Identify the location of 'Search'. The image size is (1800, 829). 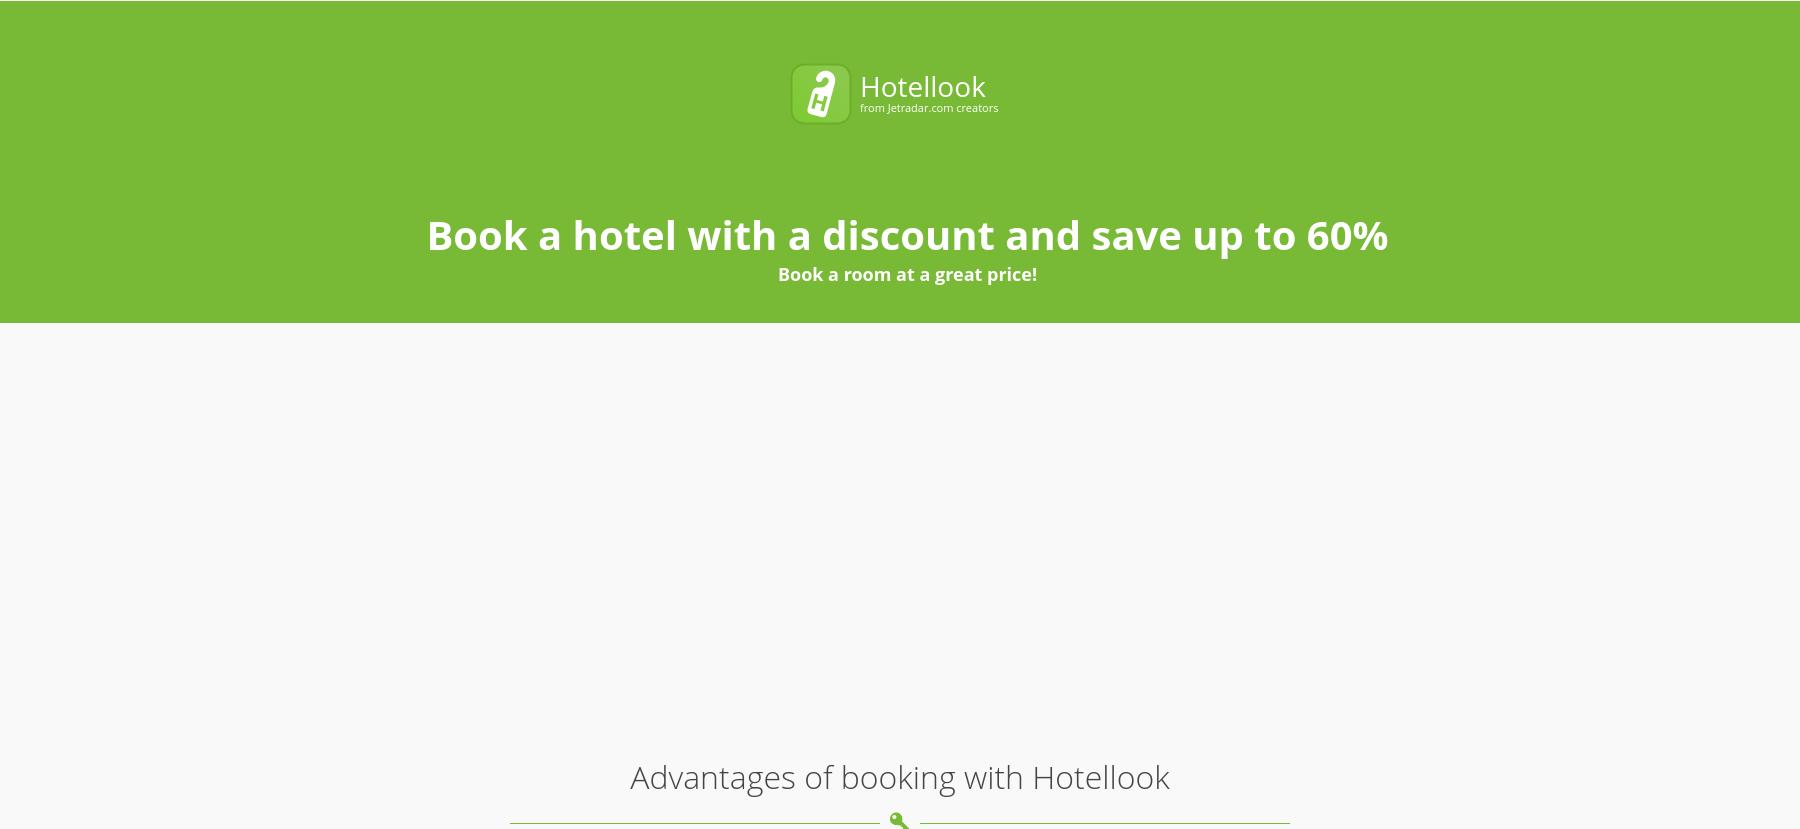
(1294, 73).